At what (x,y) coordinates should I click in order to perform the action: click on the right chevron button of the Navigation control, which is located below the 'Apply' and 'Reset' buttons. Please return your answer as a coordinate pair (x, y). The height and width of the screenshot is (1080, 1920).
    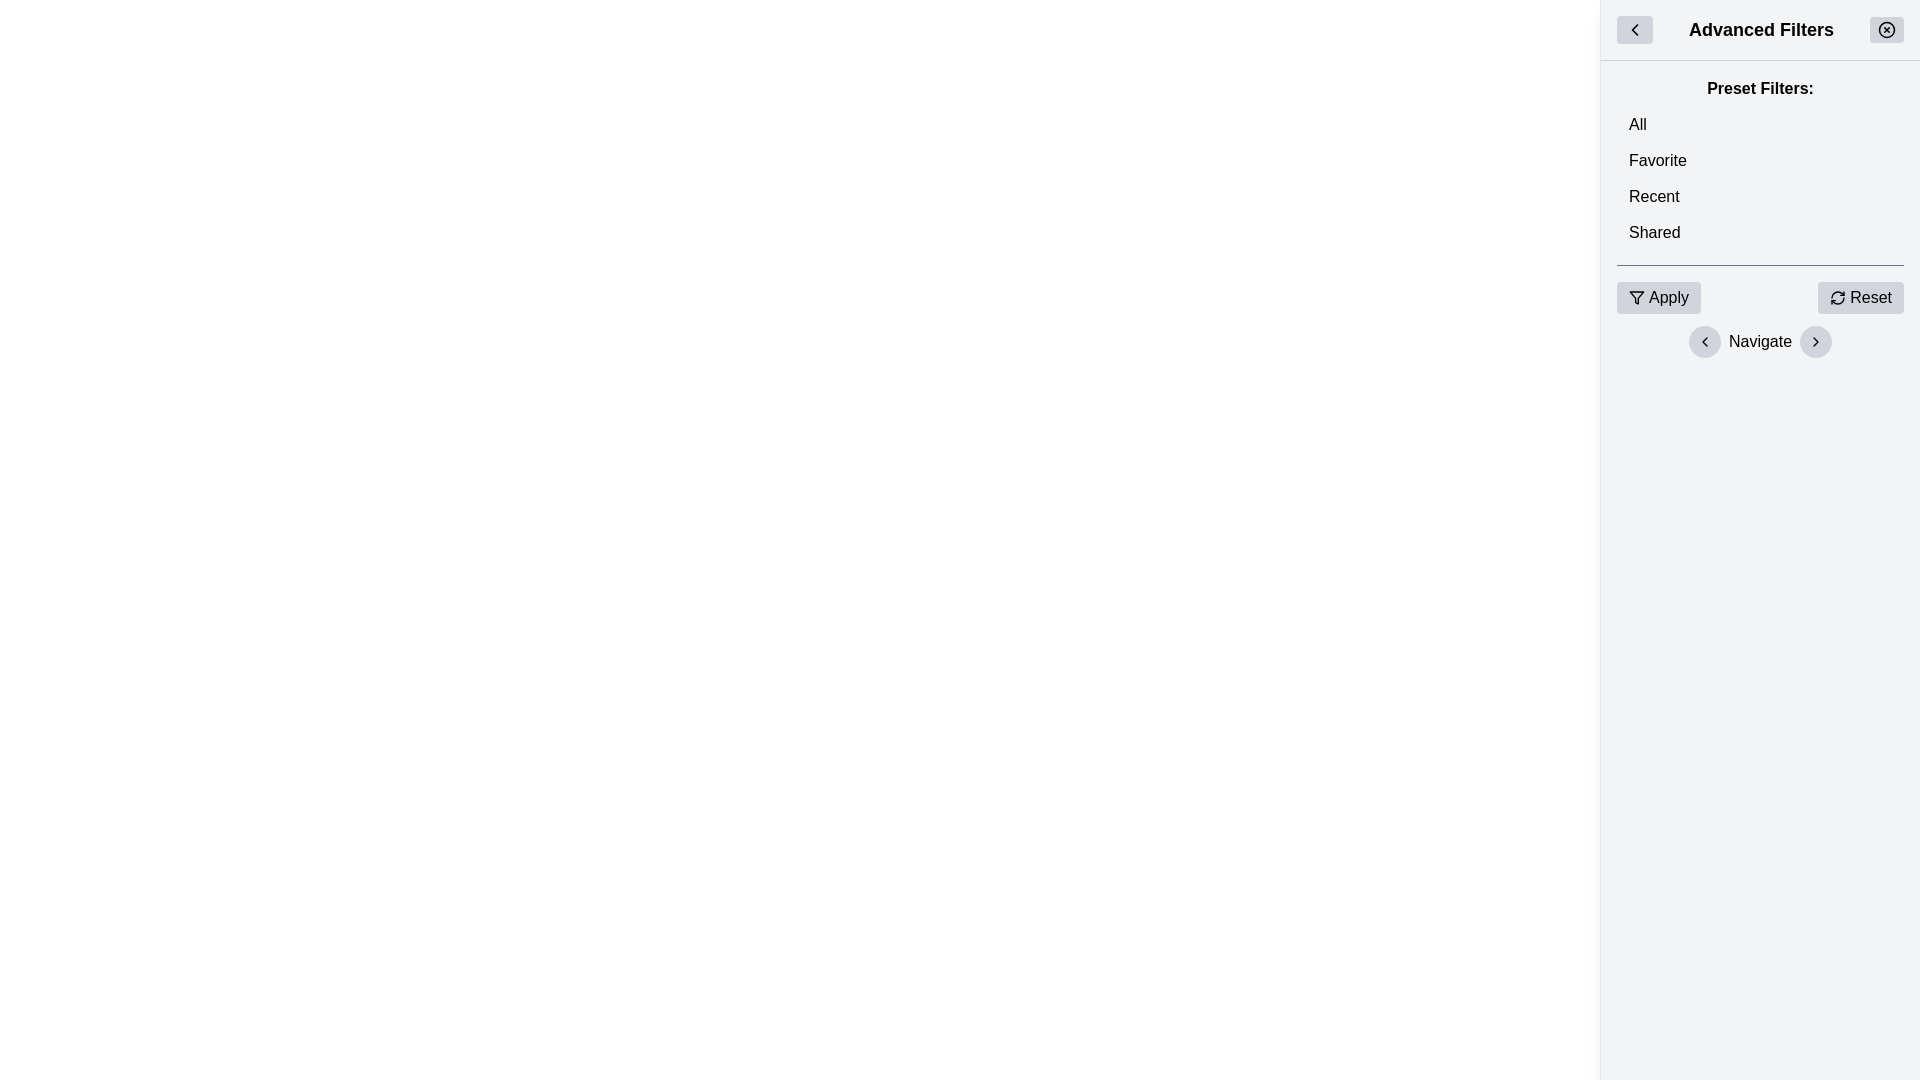
    Looking at the image, I should click on (1760, 341).